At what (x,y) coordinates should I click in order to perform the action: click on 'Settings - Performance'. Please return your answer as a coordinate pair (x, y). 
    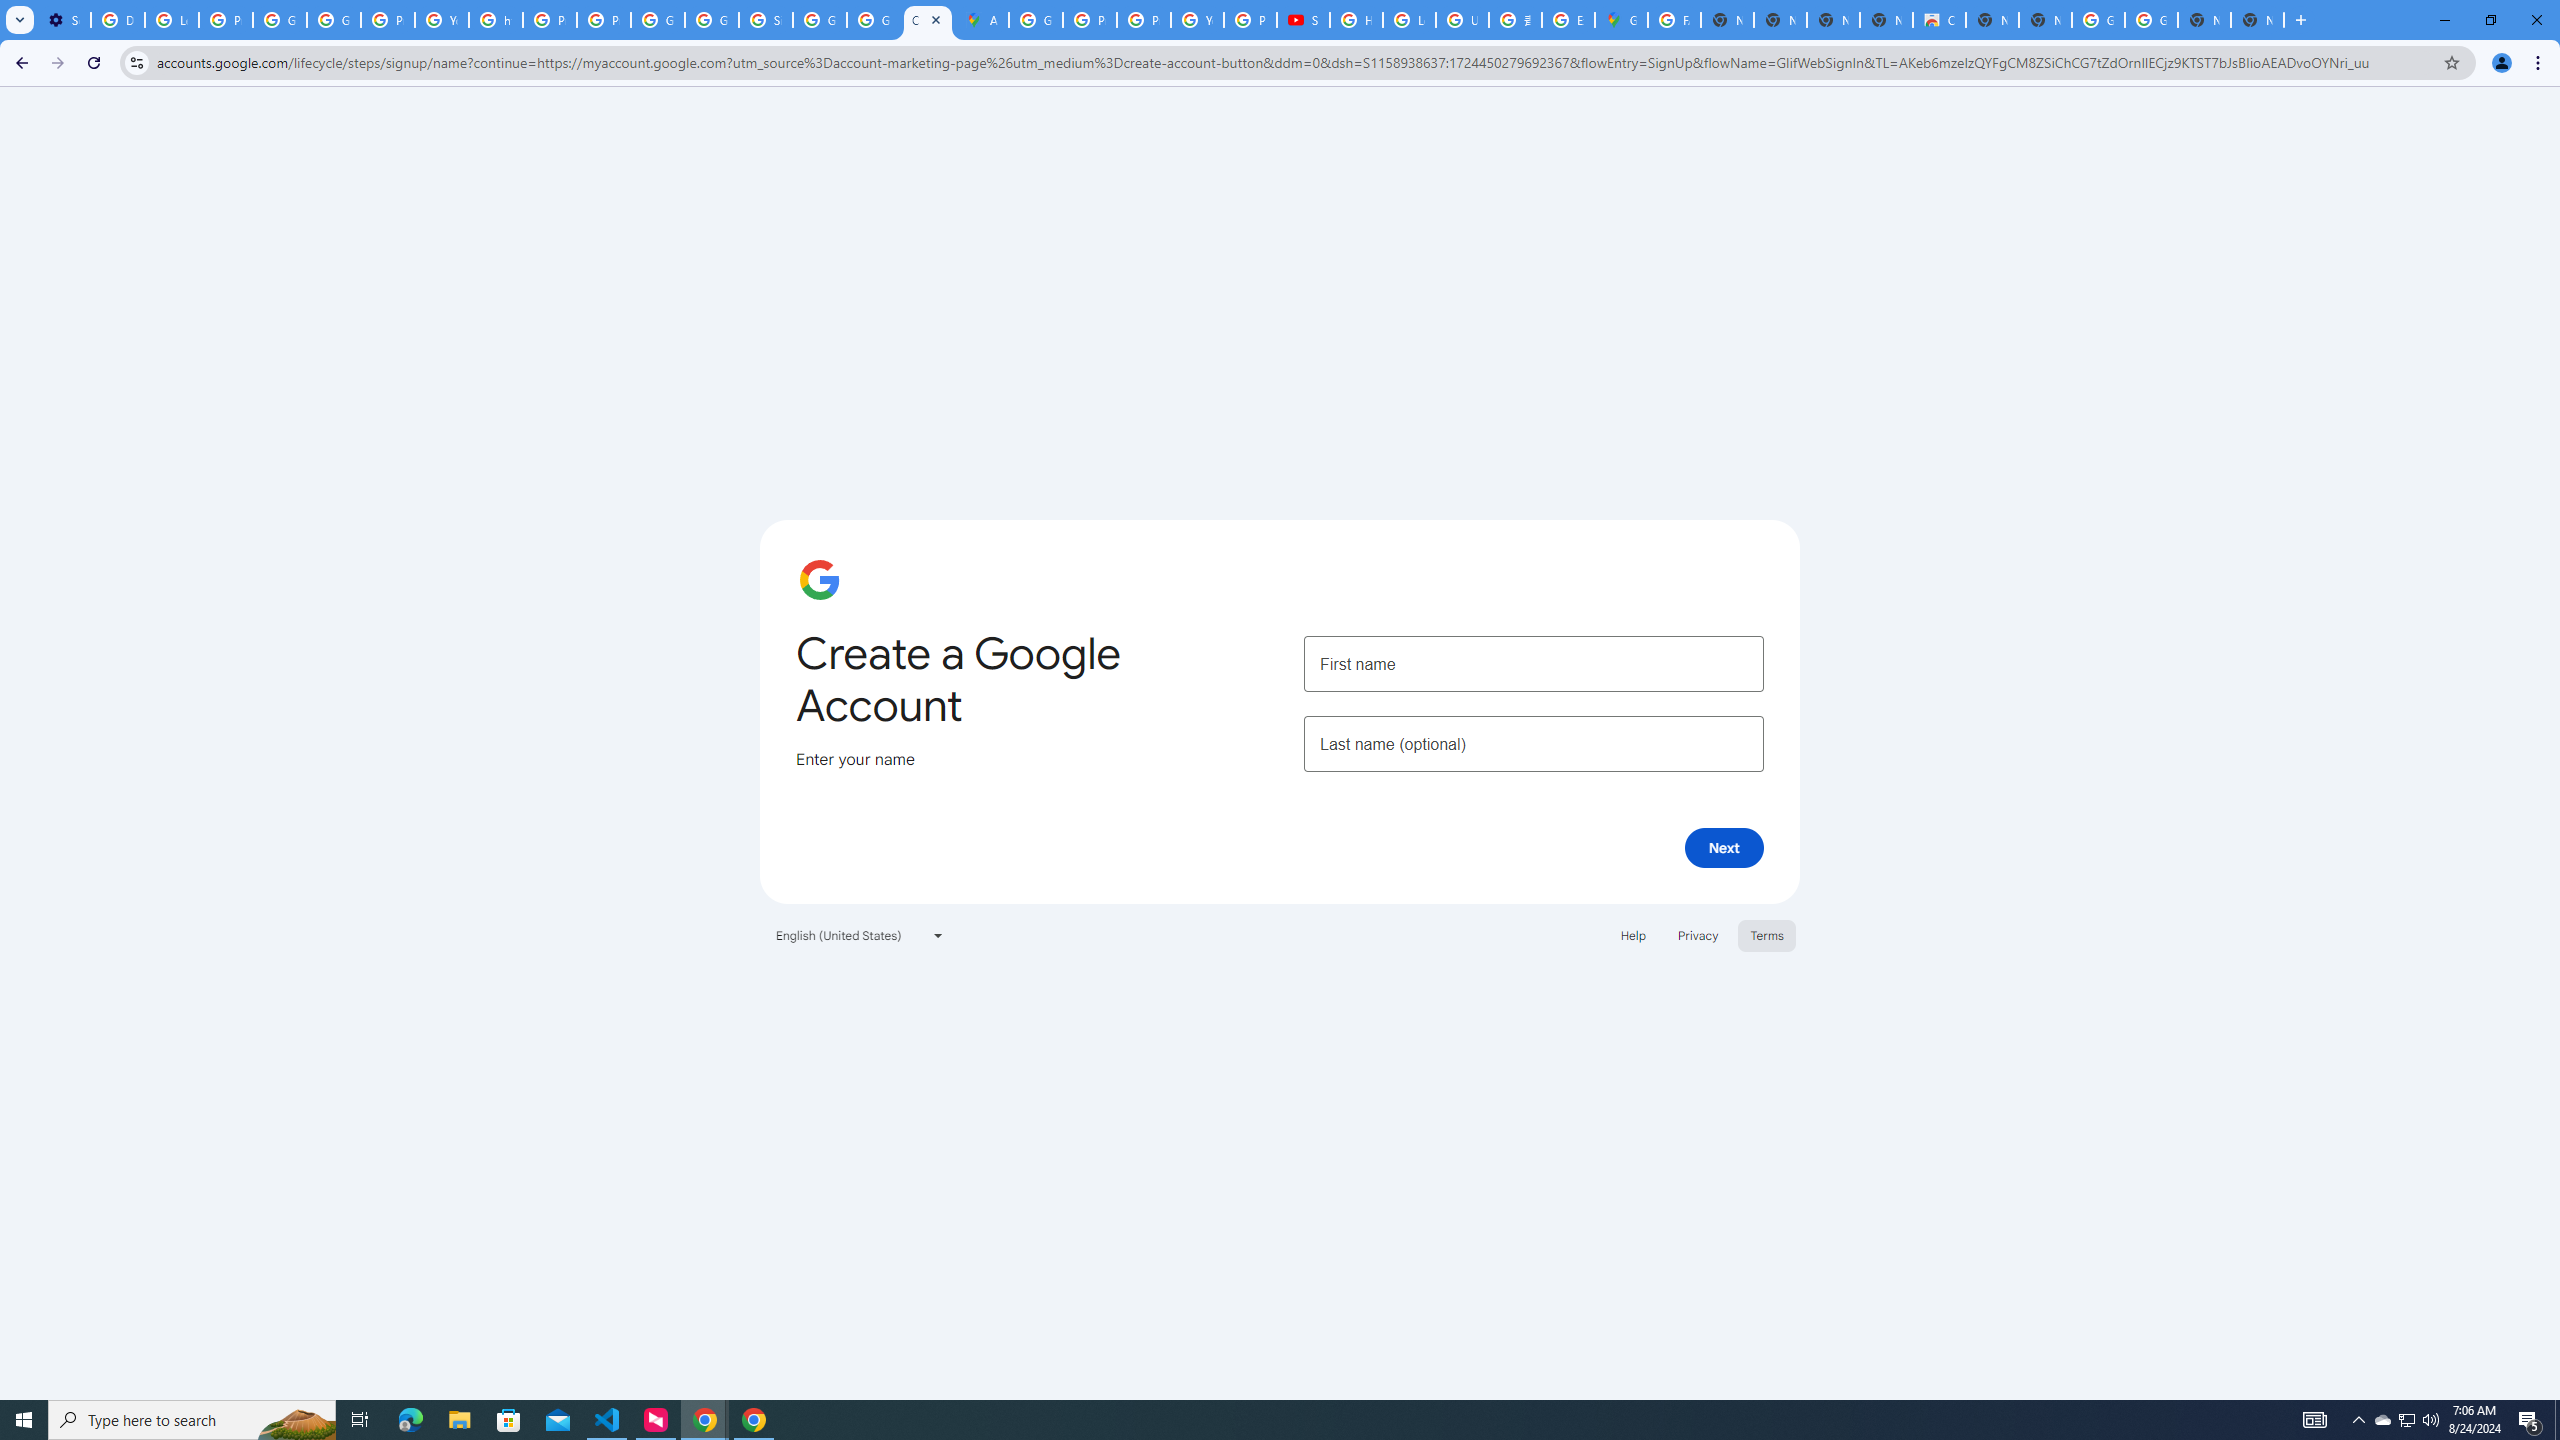
    Looking at the image, I should click on (64, 19).